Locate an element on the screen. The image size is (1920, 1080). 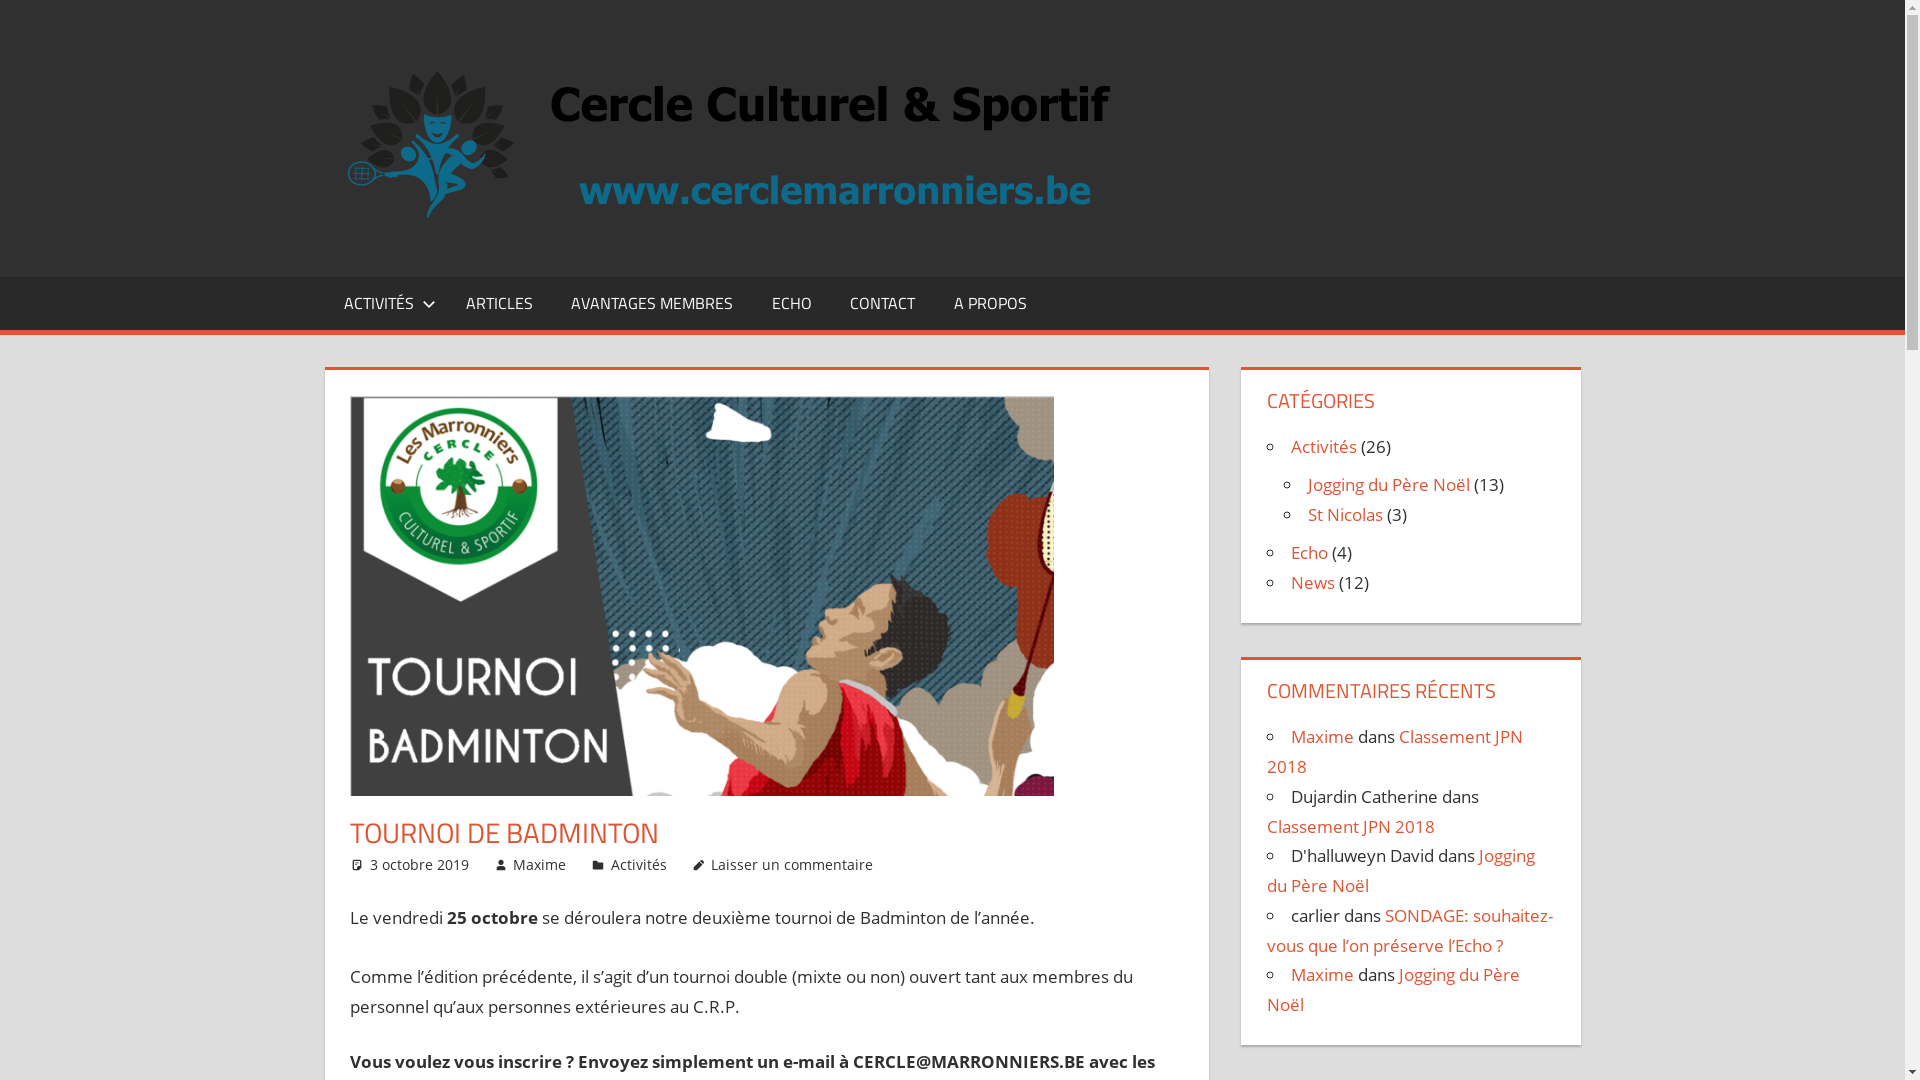
'Laisser un commentaire' is located at coordinates (791, 863).